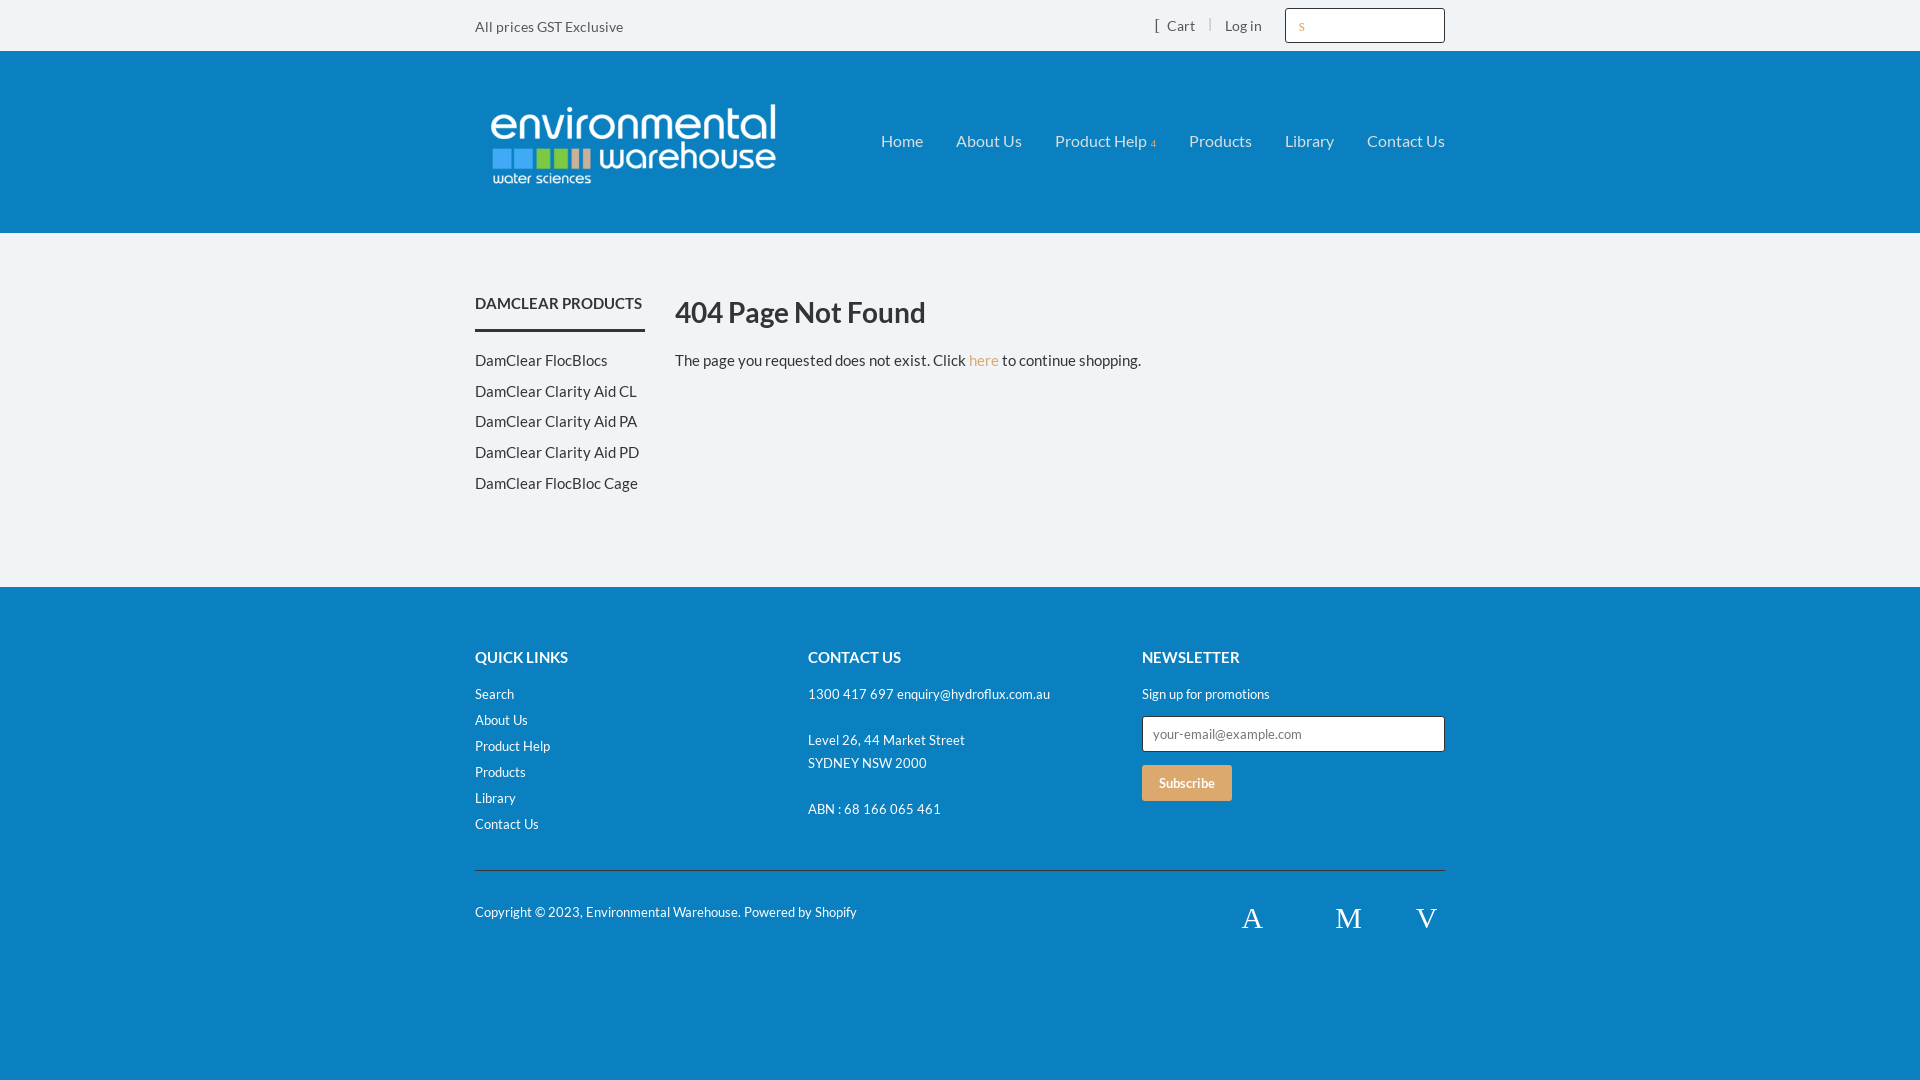 The image size is (1920, 1080). Describe the element at coordinates (1104, 140) in the screenshot. I see `'Product Help'` at that location.